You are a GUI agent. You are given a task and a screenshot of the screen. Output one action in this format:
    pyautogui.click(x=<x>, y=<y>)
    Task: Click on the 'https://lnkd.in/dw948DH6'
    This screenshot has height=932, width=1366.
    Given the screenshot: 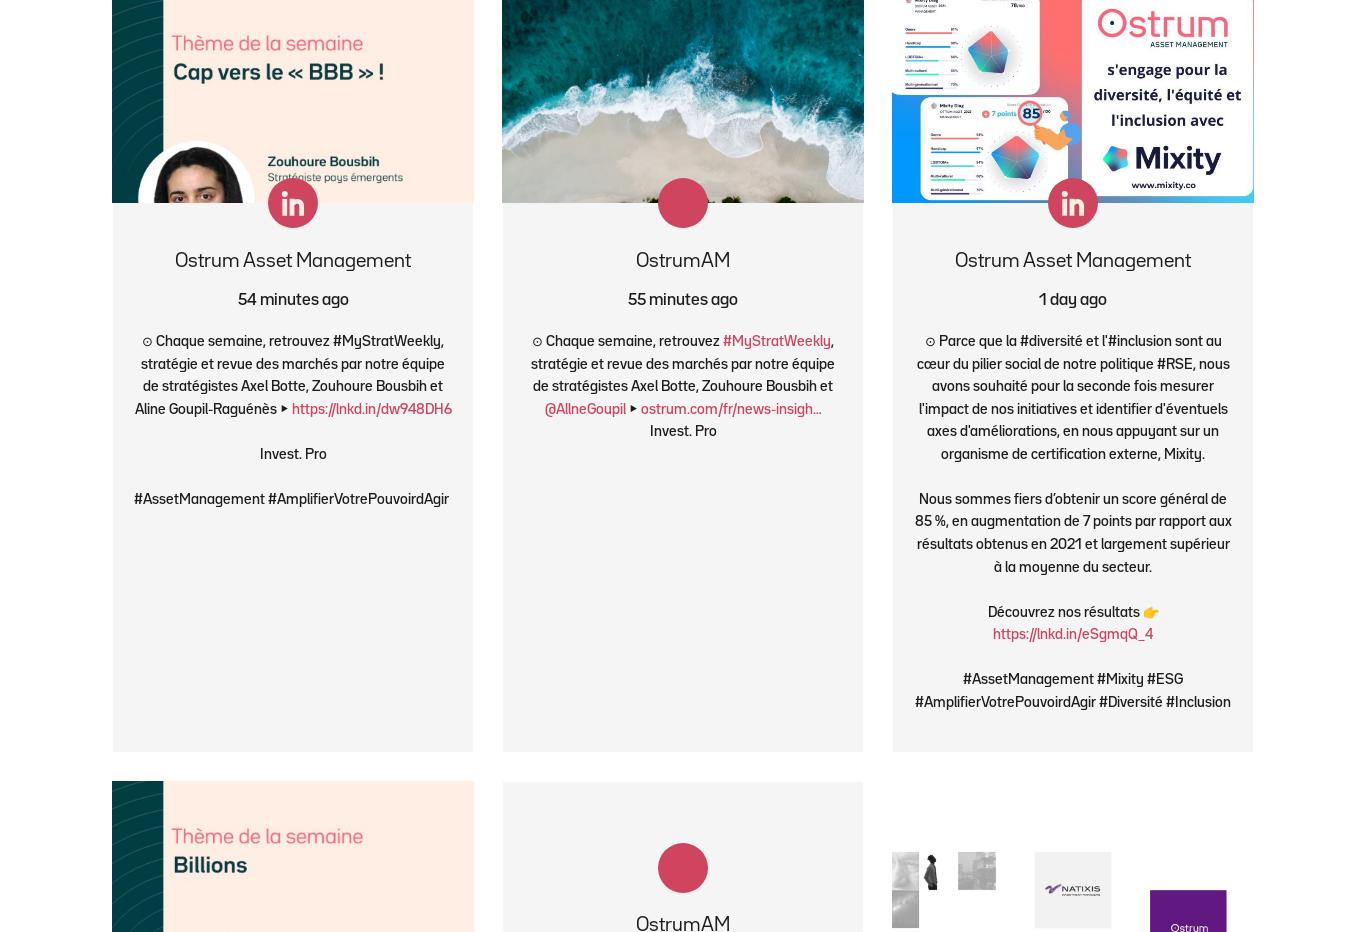 What is the action you would take?
    pyautogui.click(x=290, y=407)
    